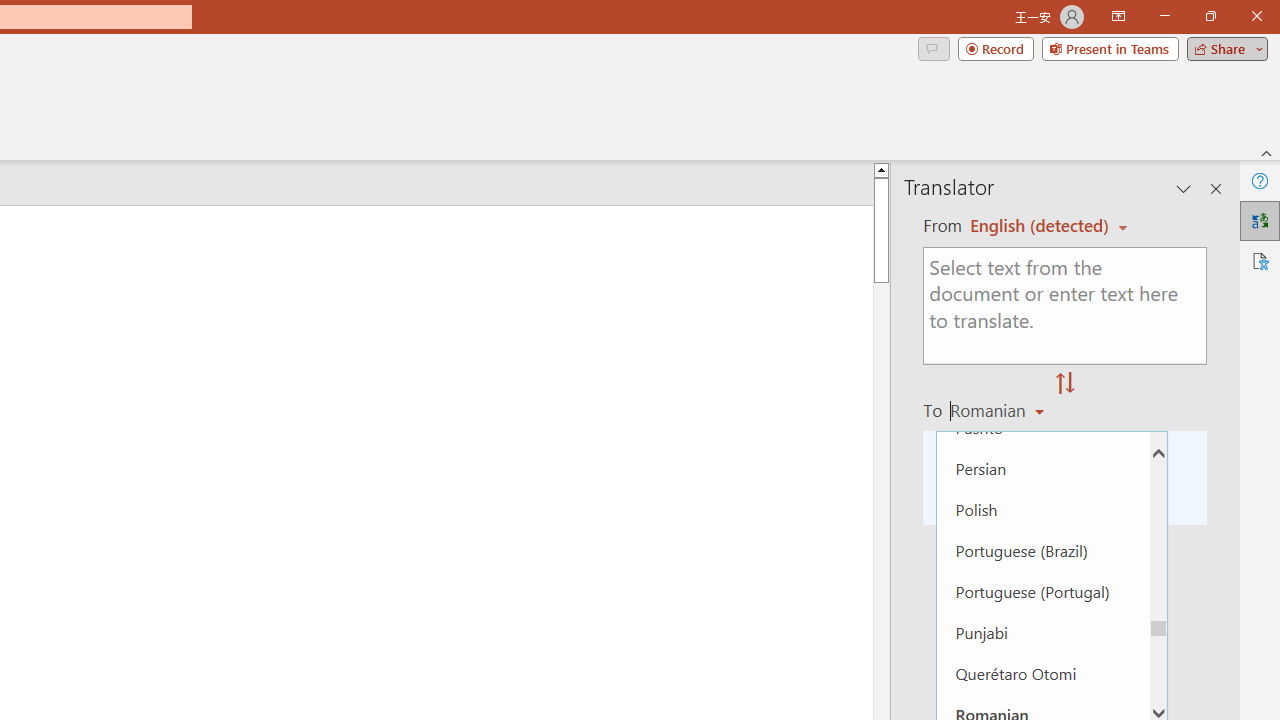 Image resolution: width=1280 pixels, height=720 pixels. I want to click on 'Romanian', so click(1000, 409).